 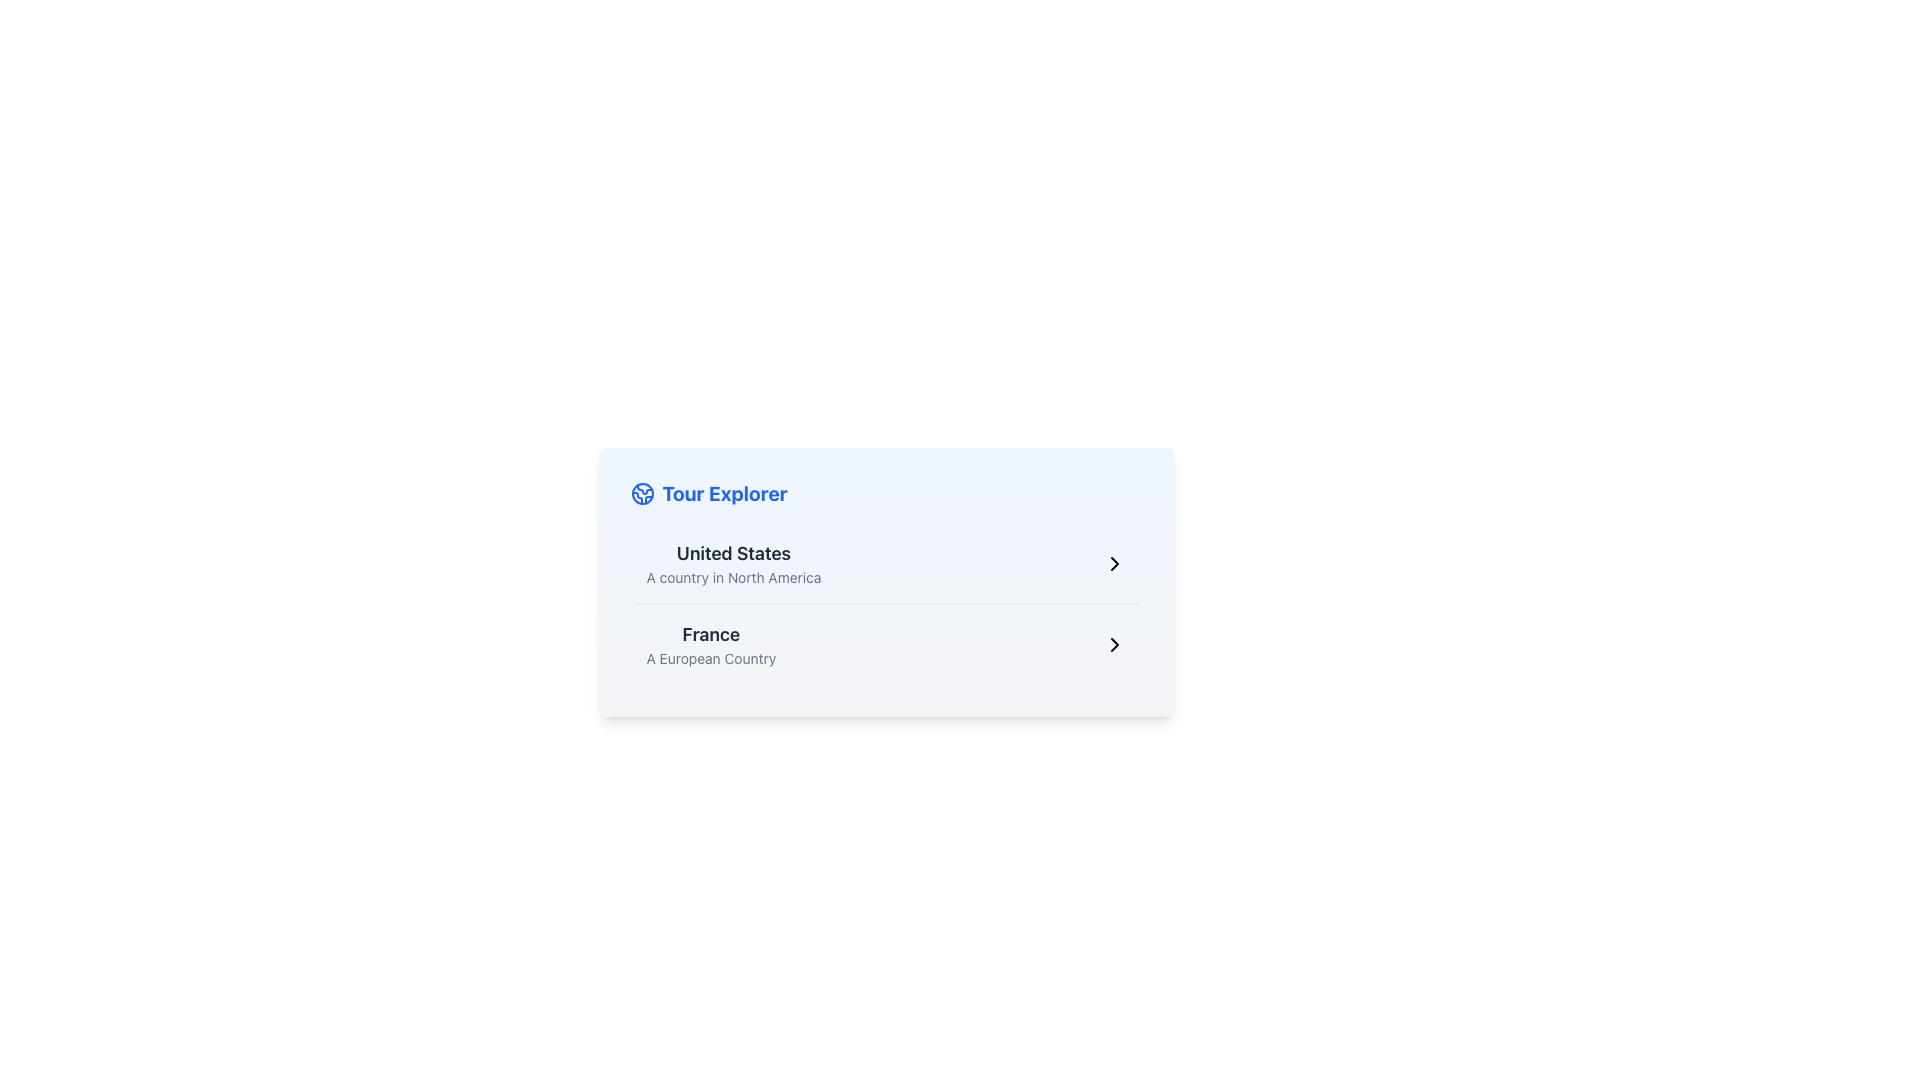 I want to click on the central circular SVG graphic with a blue outline, which is part of the globe-themed icon located beside the text 'Tour Explorer', so click(x=642, y=493).